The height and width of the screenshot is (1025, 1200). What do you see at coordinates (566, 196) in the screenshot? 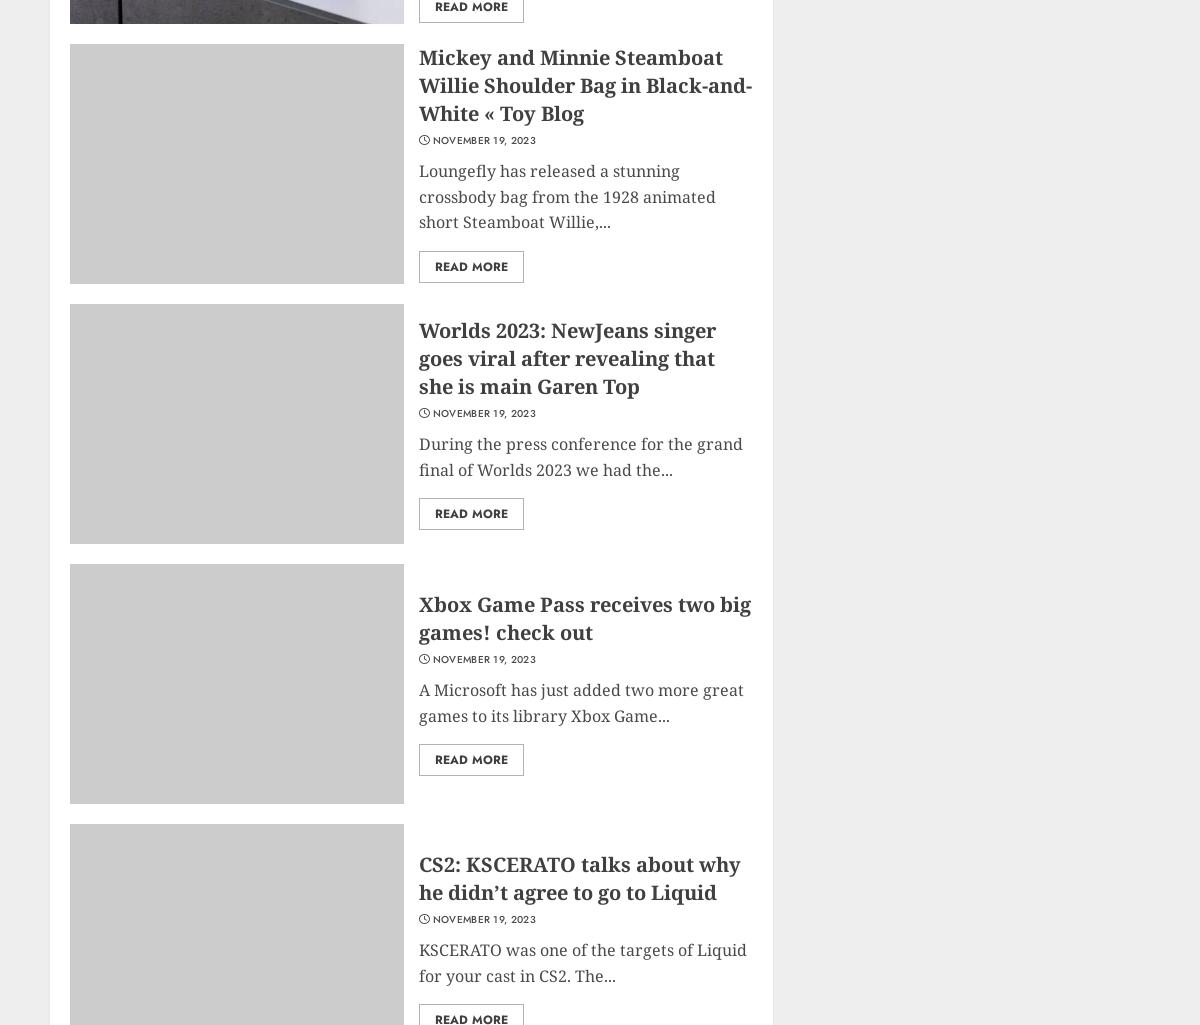
I see `'Loungefly has released a stunning crossbody bag from the 1928 animated short Steamboat Willie,...'` at bounding box center [566, 196].